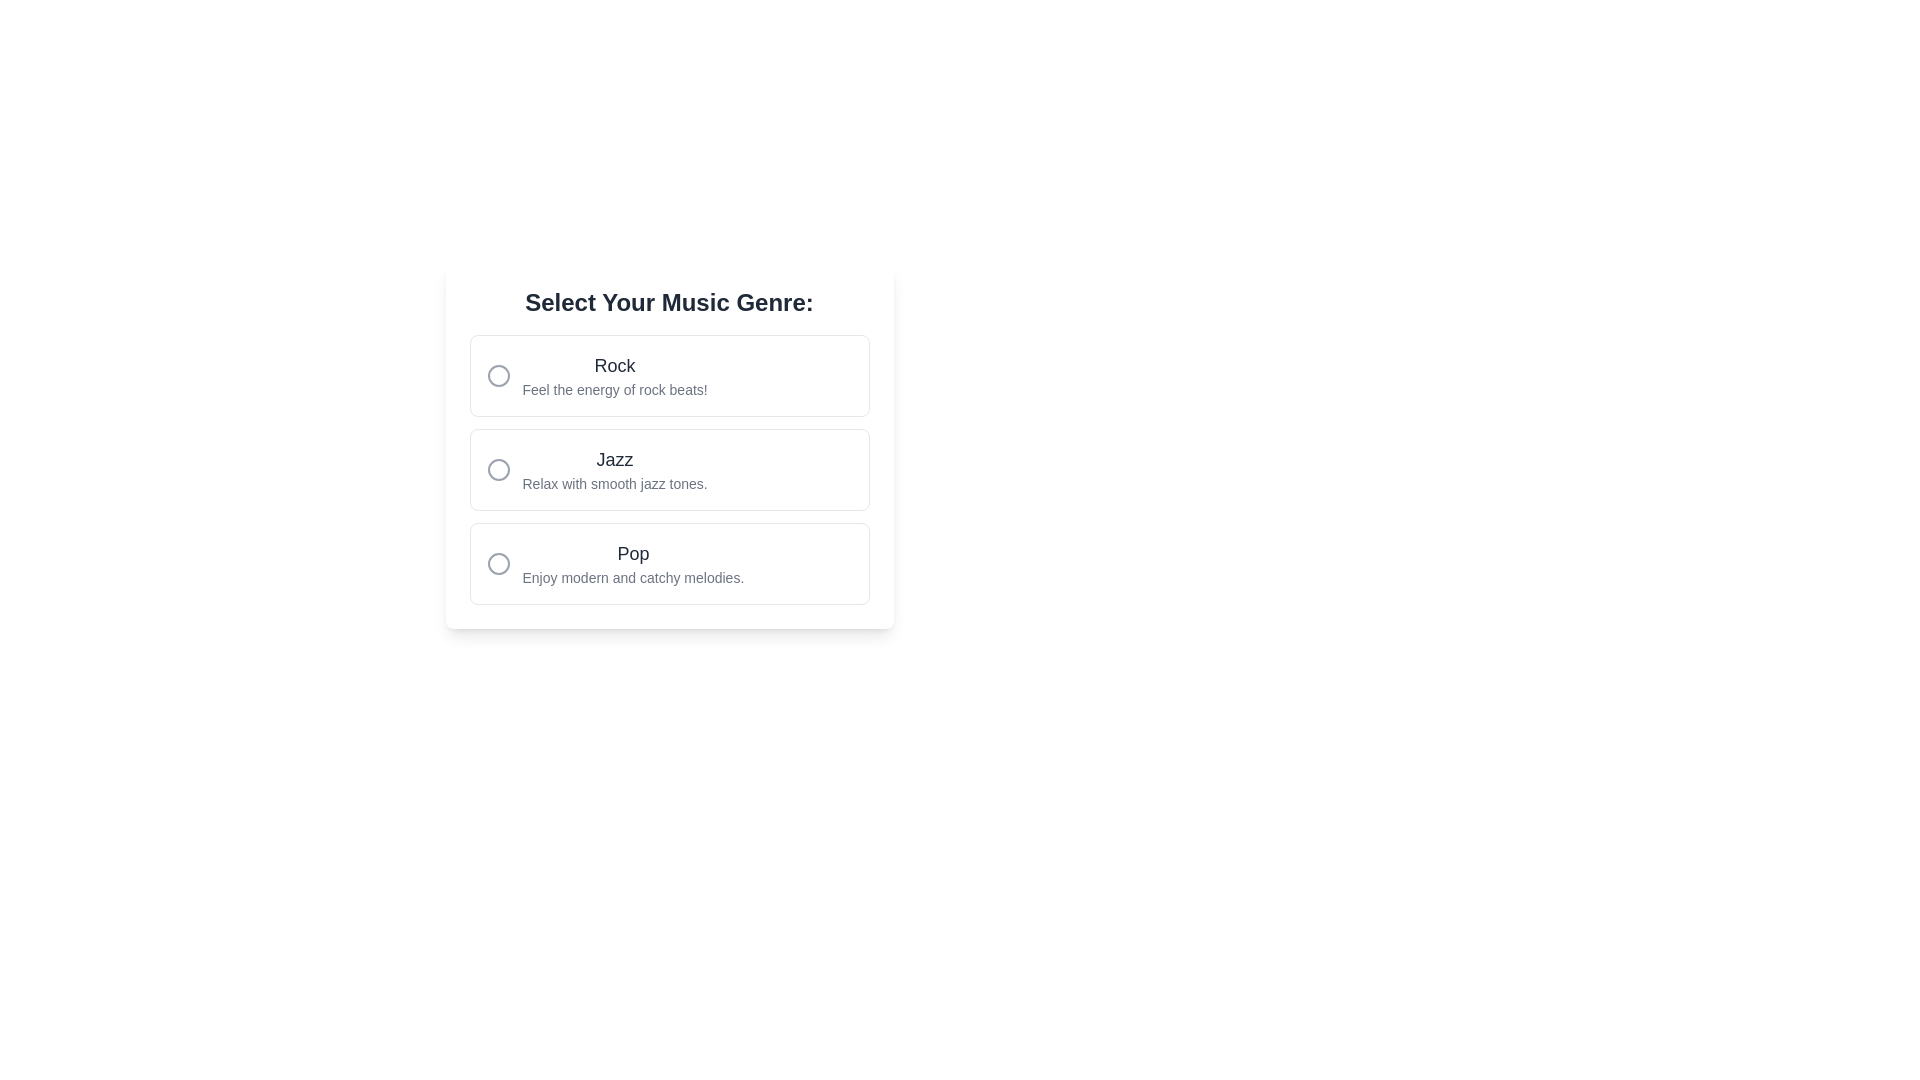  I want to click on the circular radio button indicator located, so click(498, 375).